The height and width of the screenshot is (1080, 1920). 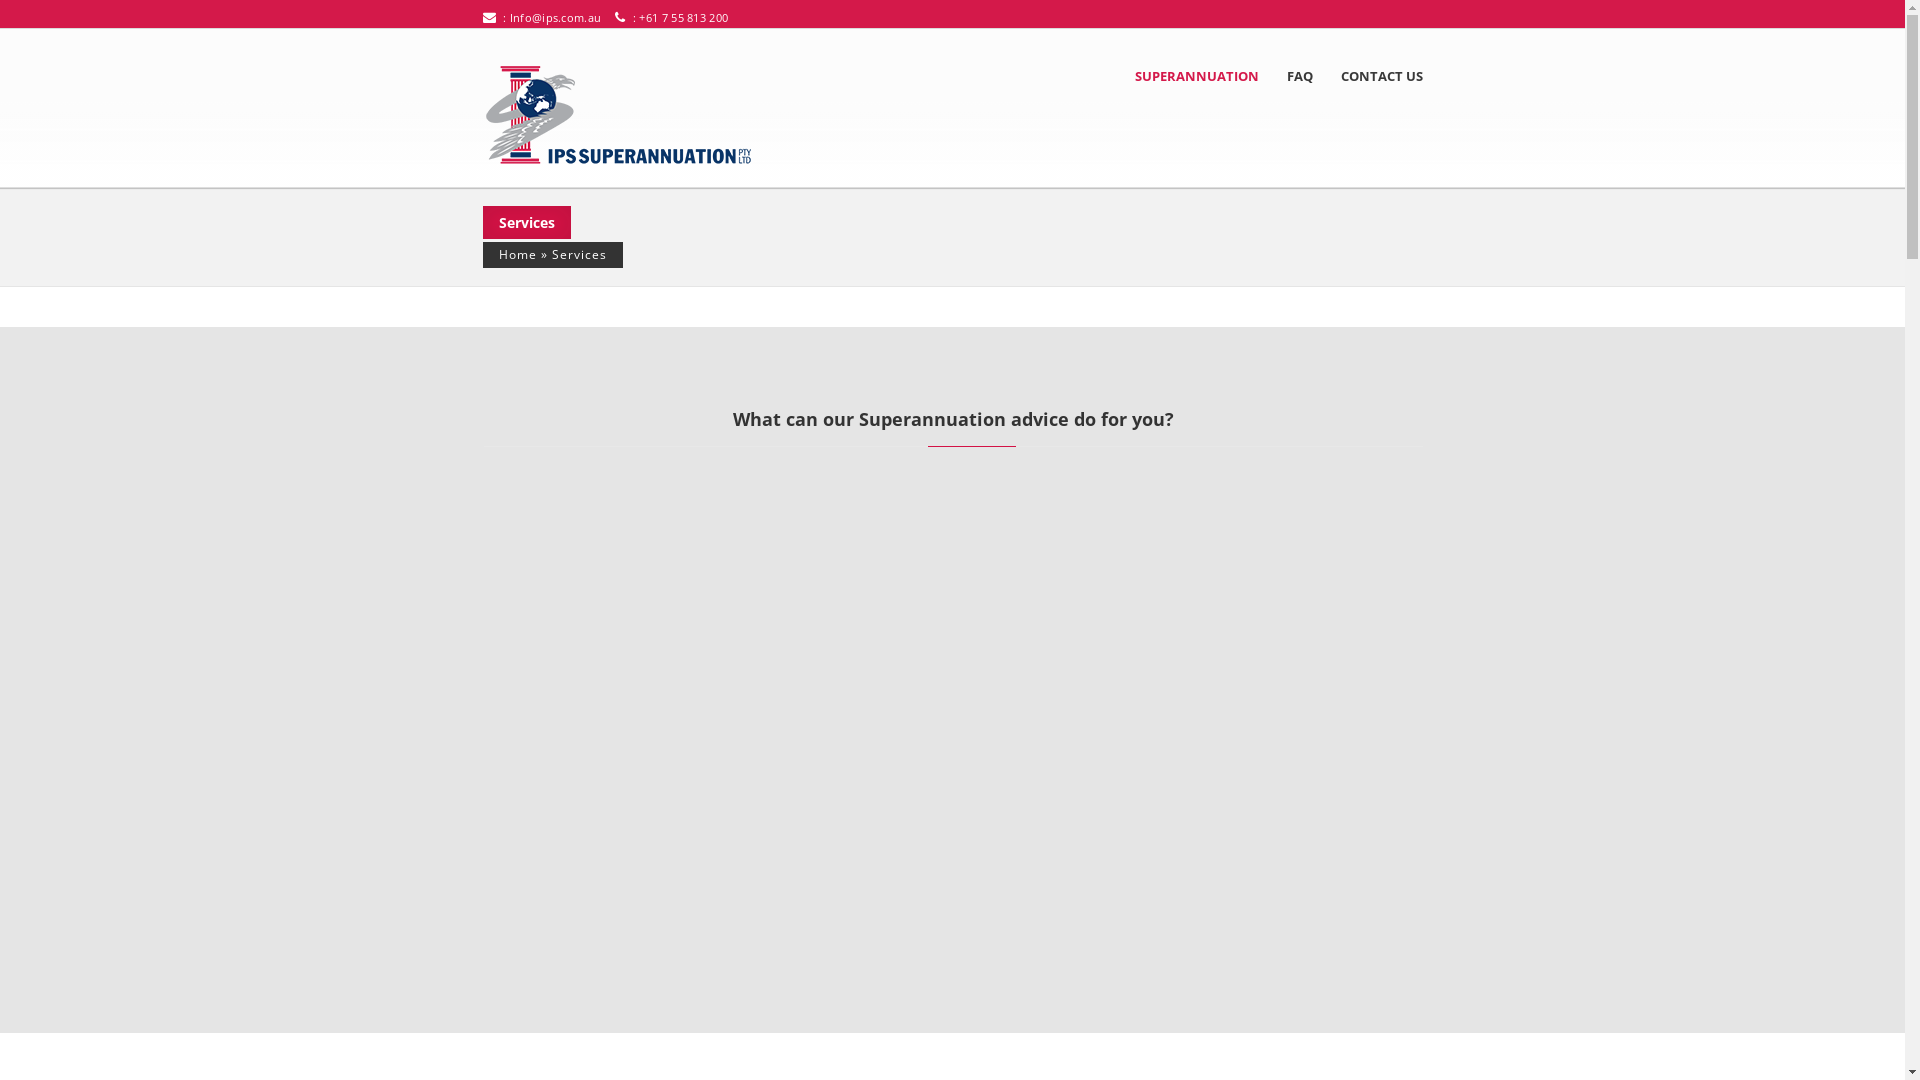 What do you see at coordinates (556, 17) in the screenshot?
I see `'Info@ips.com.au'` at bounding box center [556, 17].